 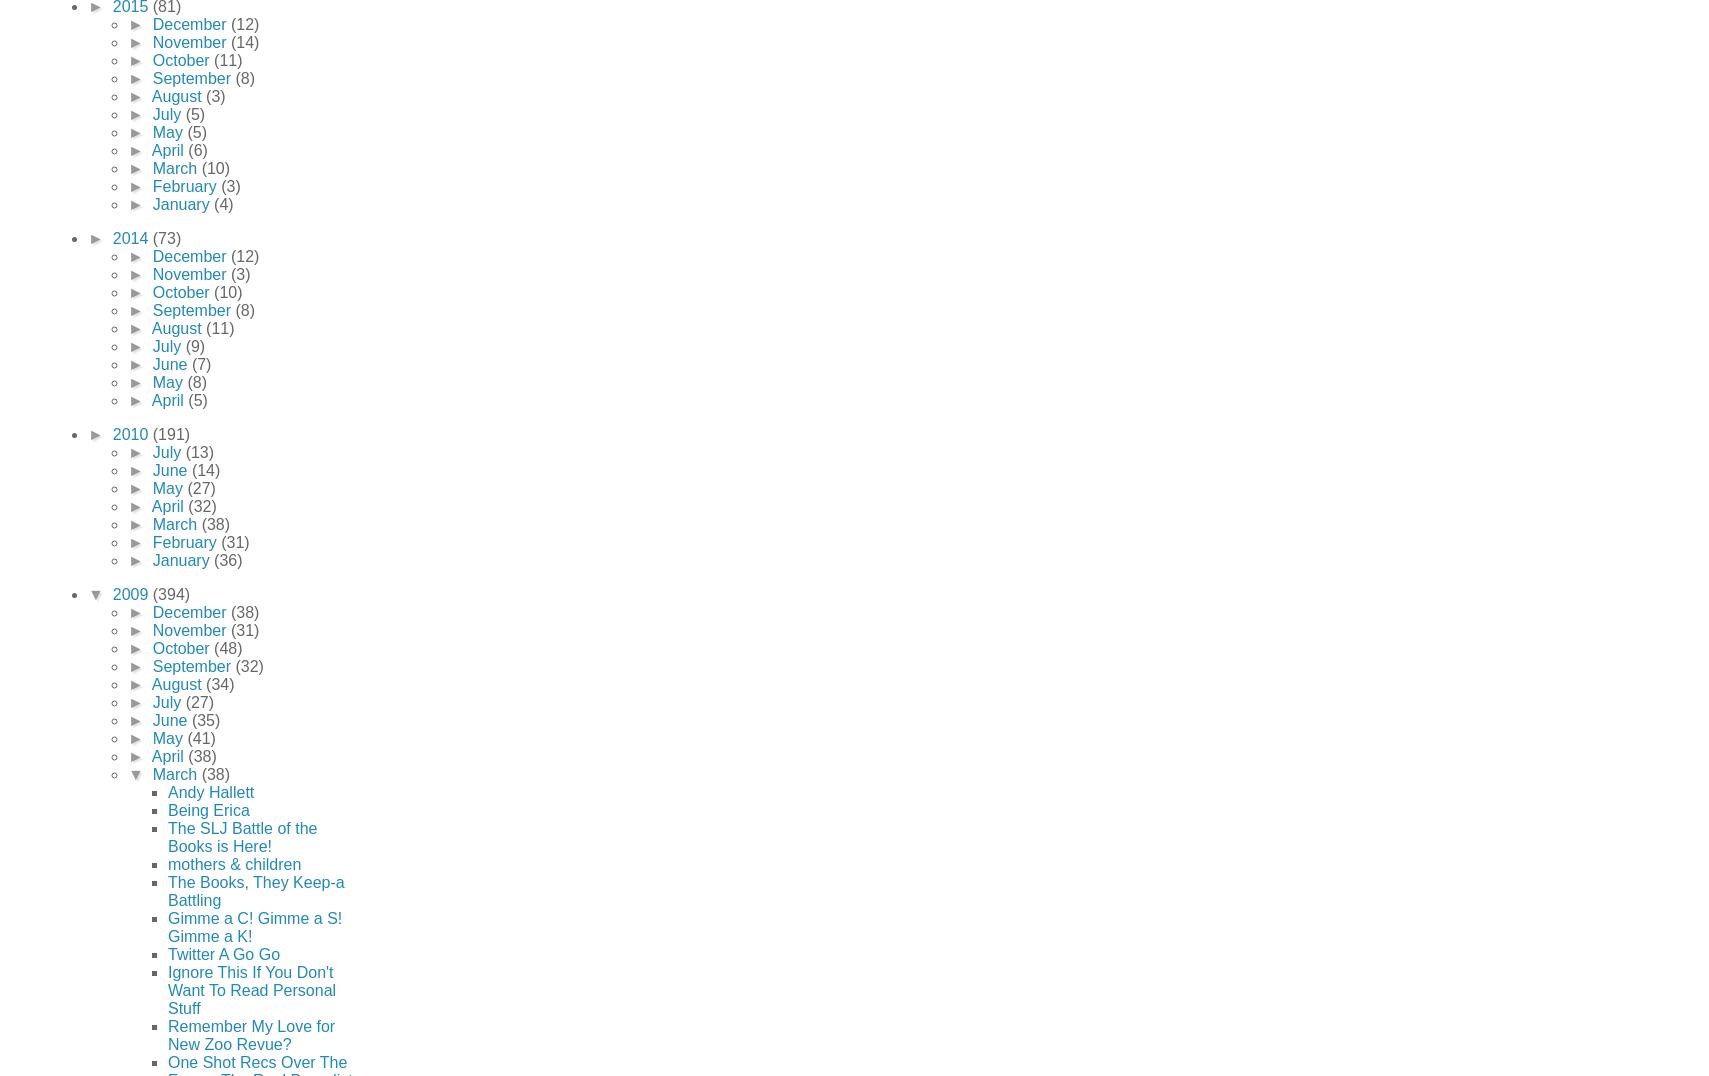 What do you see at coordinates (251, 988) in the screenshot?
I see `'Ignore This If You Don't Want To Read Personal Stuff'` at bounding box center [251, 988].